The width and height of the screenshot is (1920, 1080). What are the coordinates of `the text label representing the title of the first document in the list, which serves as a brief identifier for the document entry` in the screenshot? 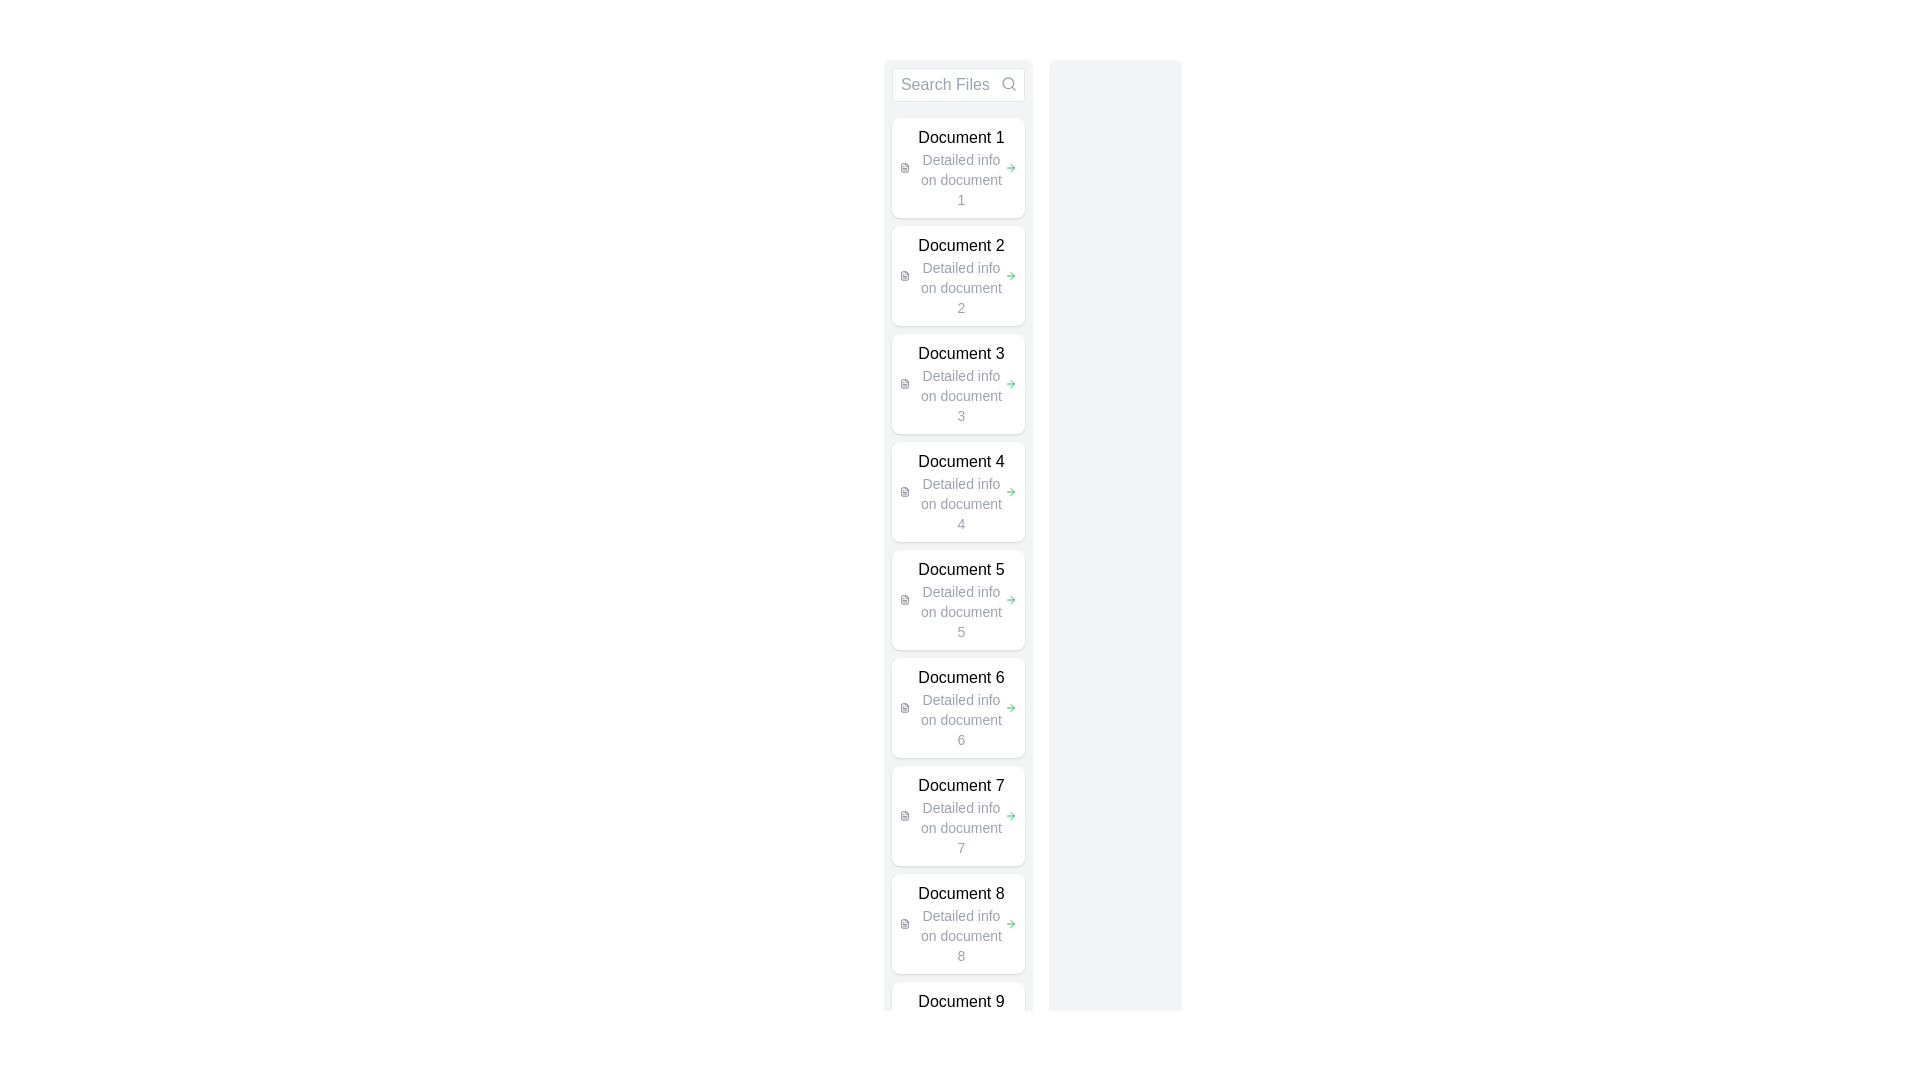 It's located at (961, 137).